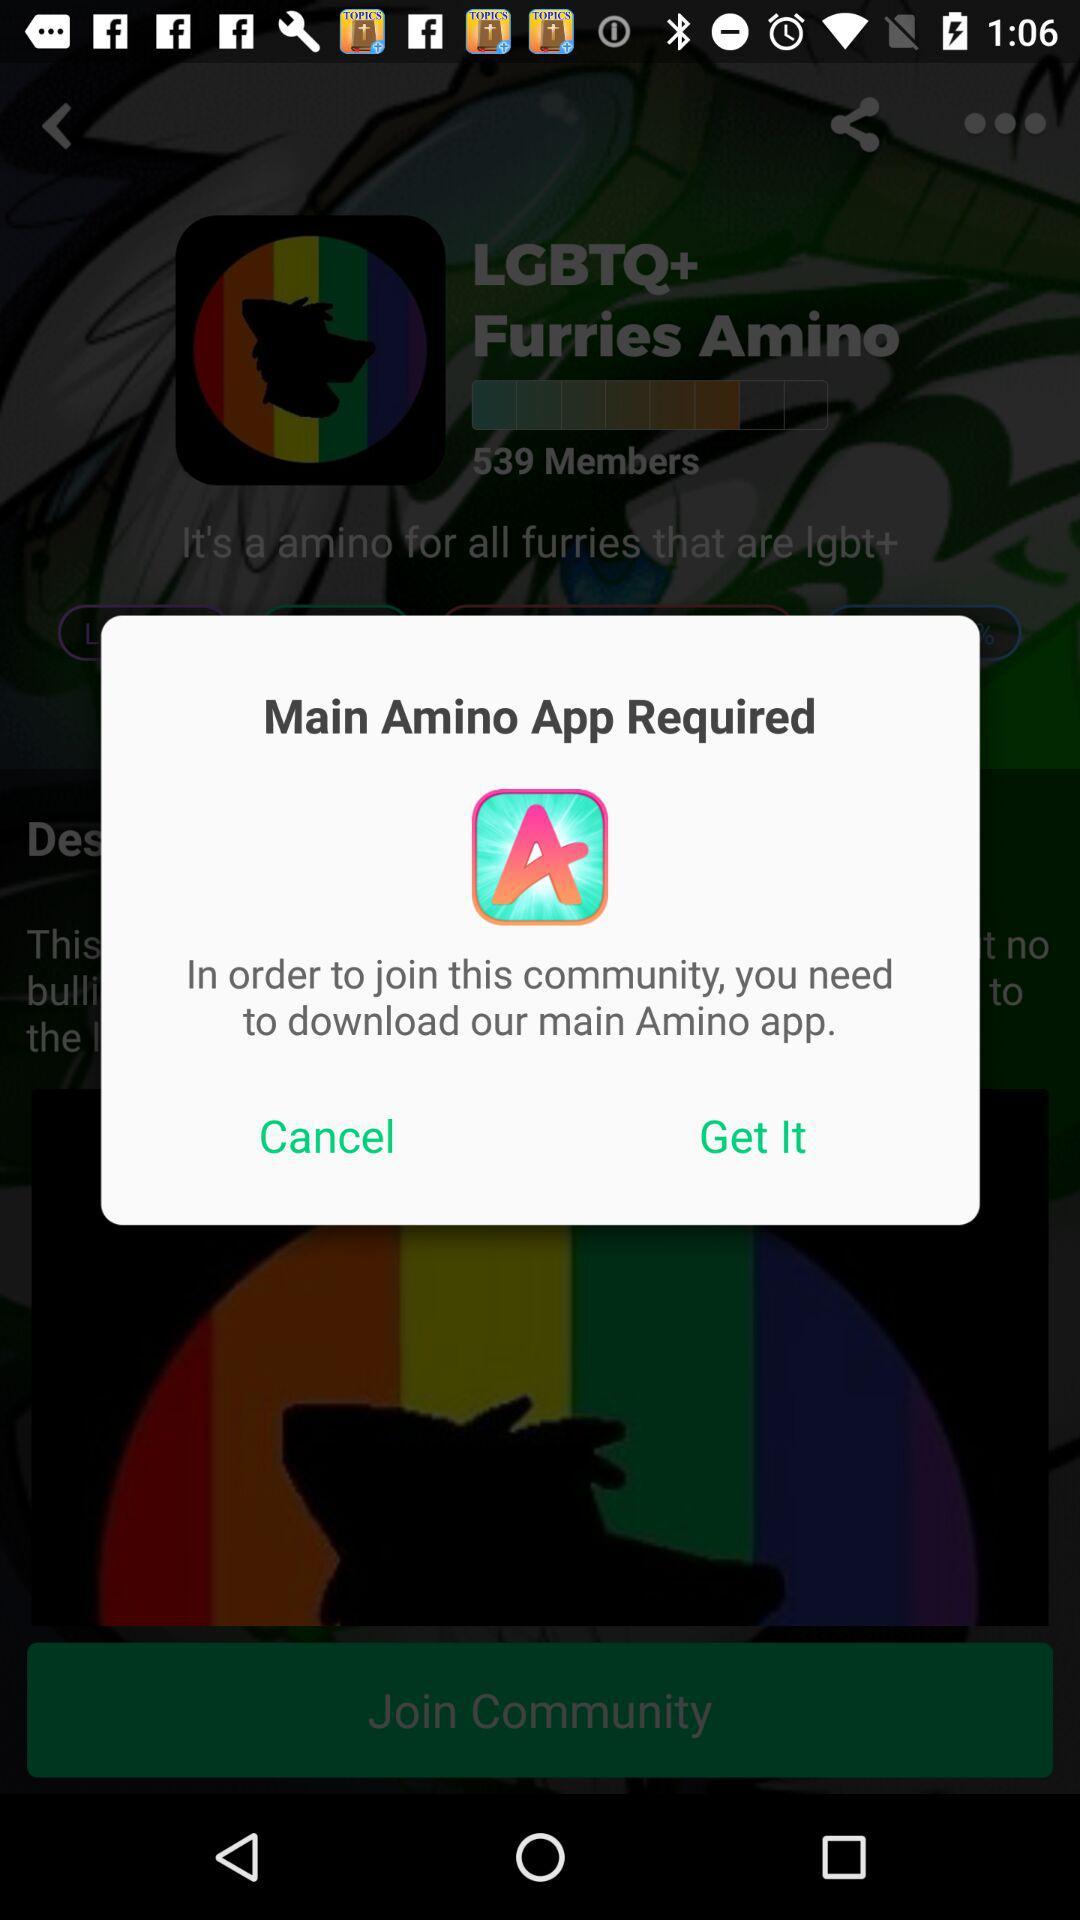 This screenshot has height=1920, width=1080. I want to click on get it item, so click(753, 1135).